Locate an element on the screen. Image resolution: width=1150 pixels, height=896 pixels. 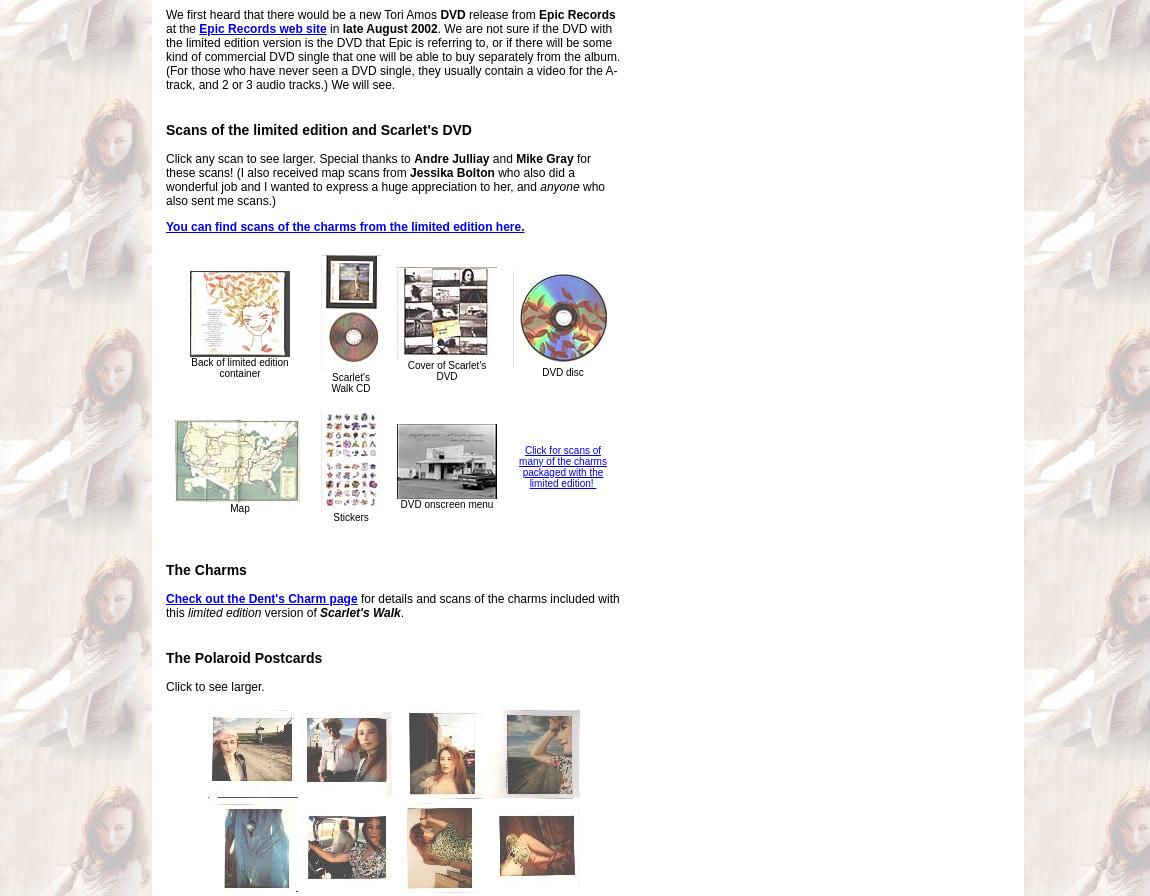
'for these scans! (I also received map scans from' is located at coordinates (378, 166).